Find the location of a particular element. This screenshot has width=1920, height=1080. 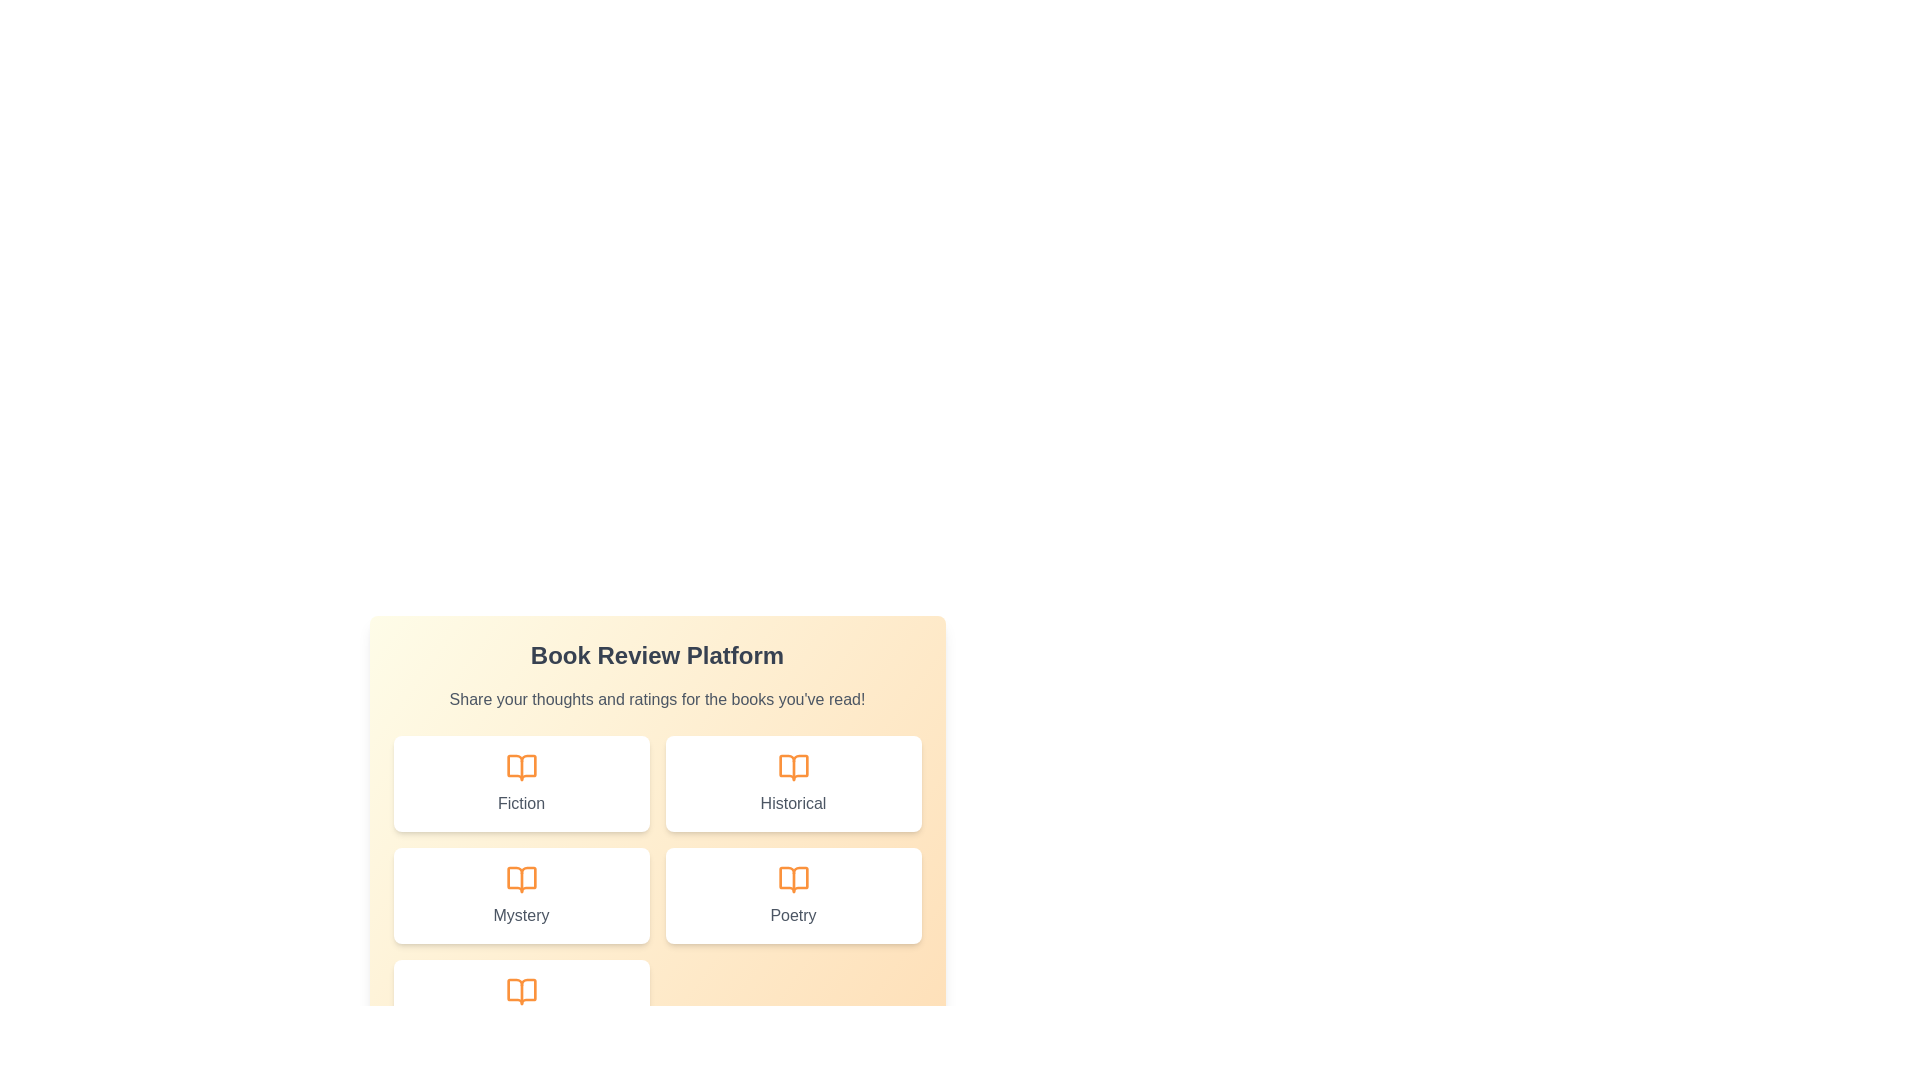

the 'Fiction' category icon, which is an SVG graphic representation located in the top-left card of a 2x2 grid layout, positioned above the text 'Fiction' is located at coordinates (521, 766).